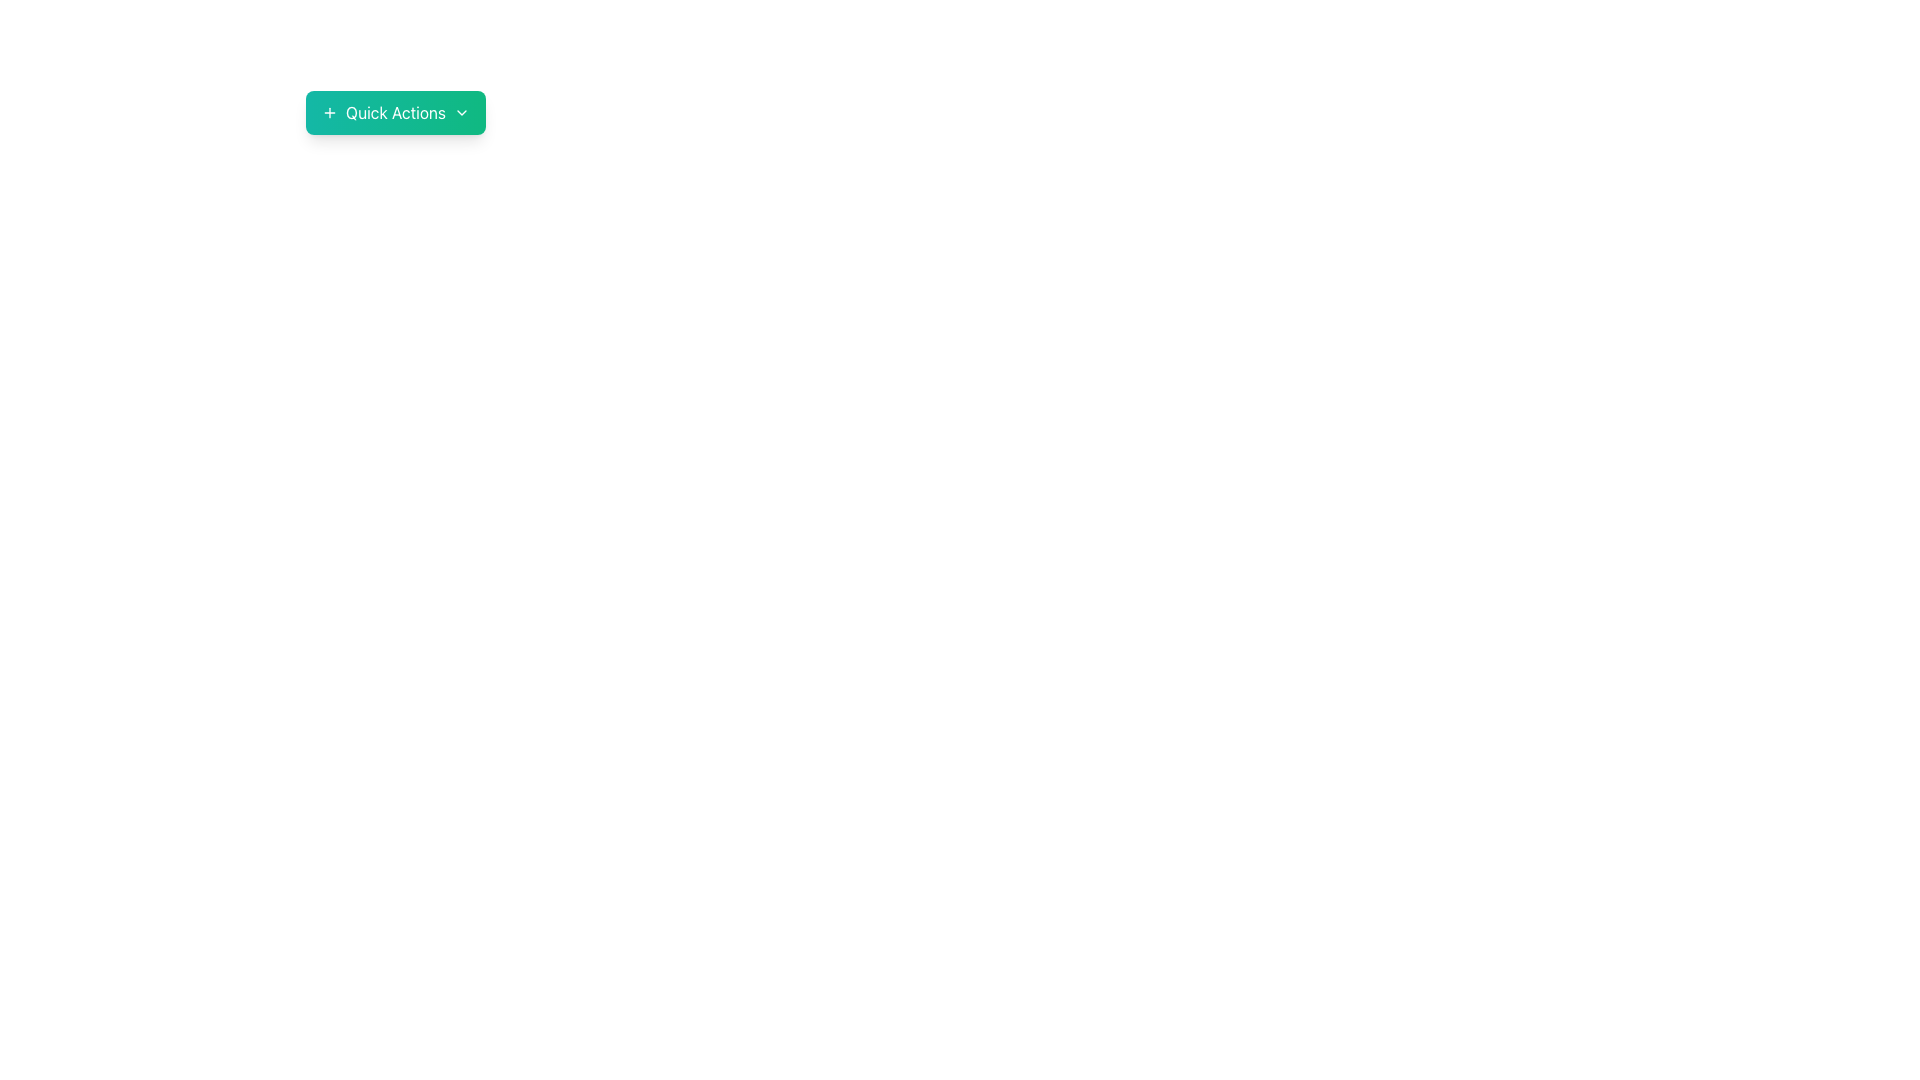 Image resolution: width=1920 pixels, height=1080 pixels. I want to click on the chevron icon located to the rightmost side of the 'Quick Actions' button, so click(461, 112).